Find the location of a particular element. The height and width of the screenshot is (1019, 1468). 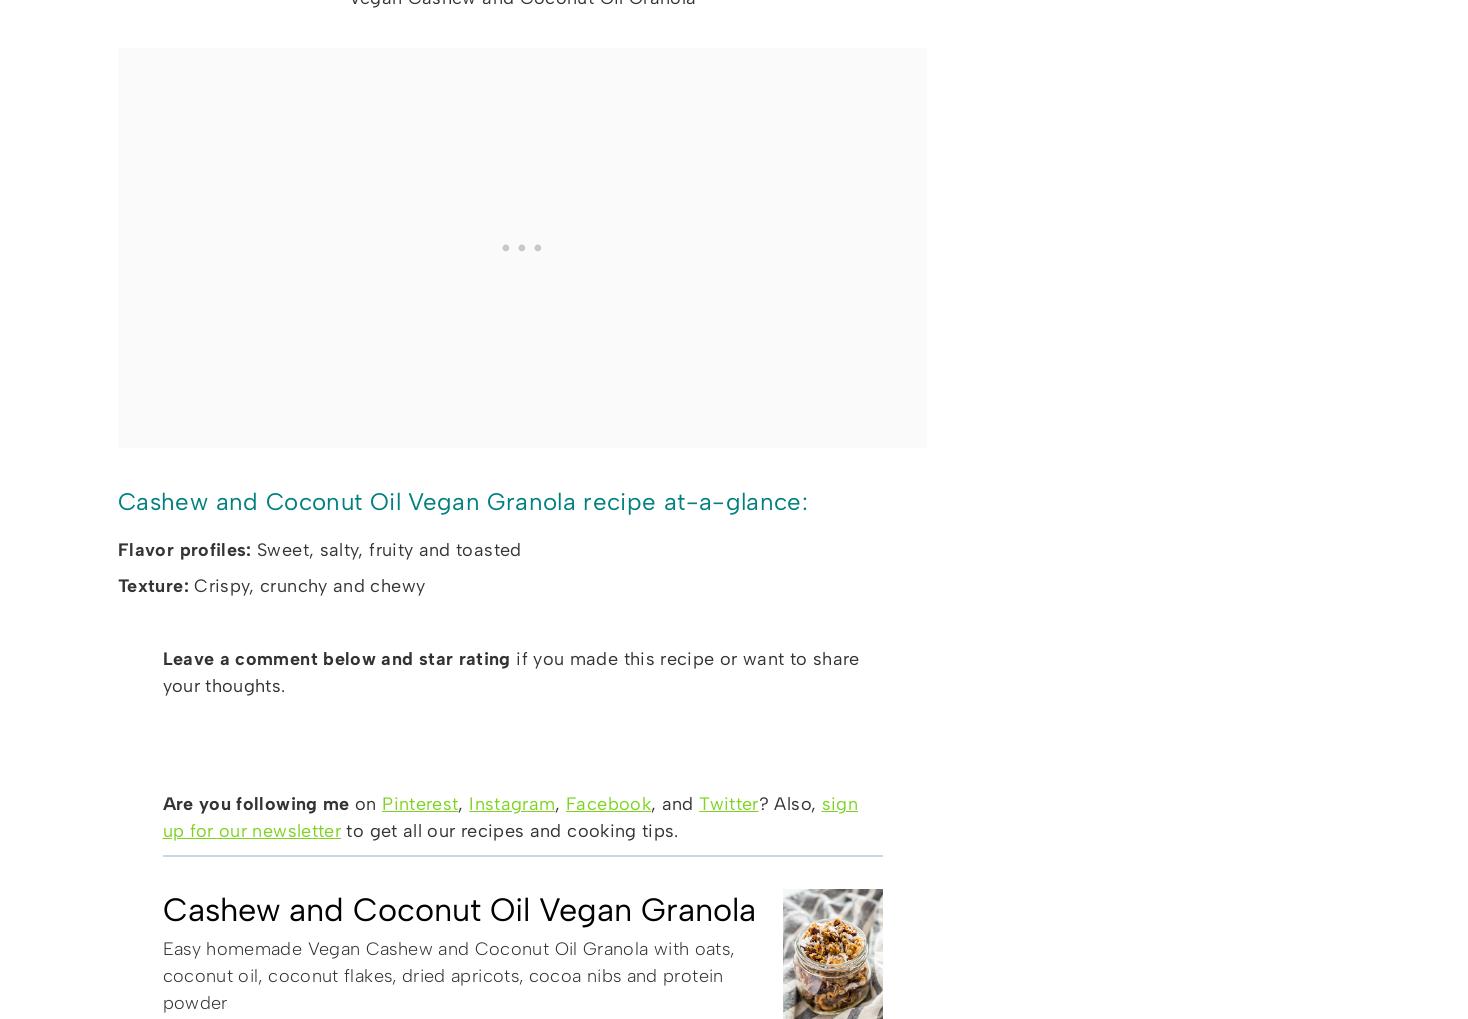

'Are you following me' is located at coordinates (257, 803).